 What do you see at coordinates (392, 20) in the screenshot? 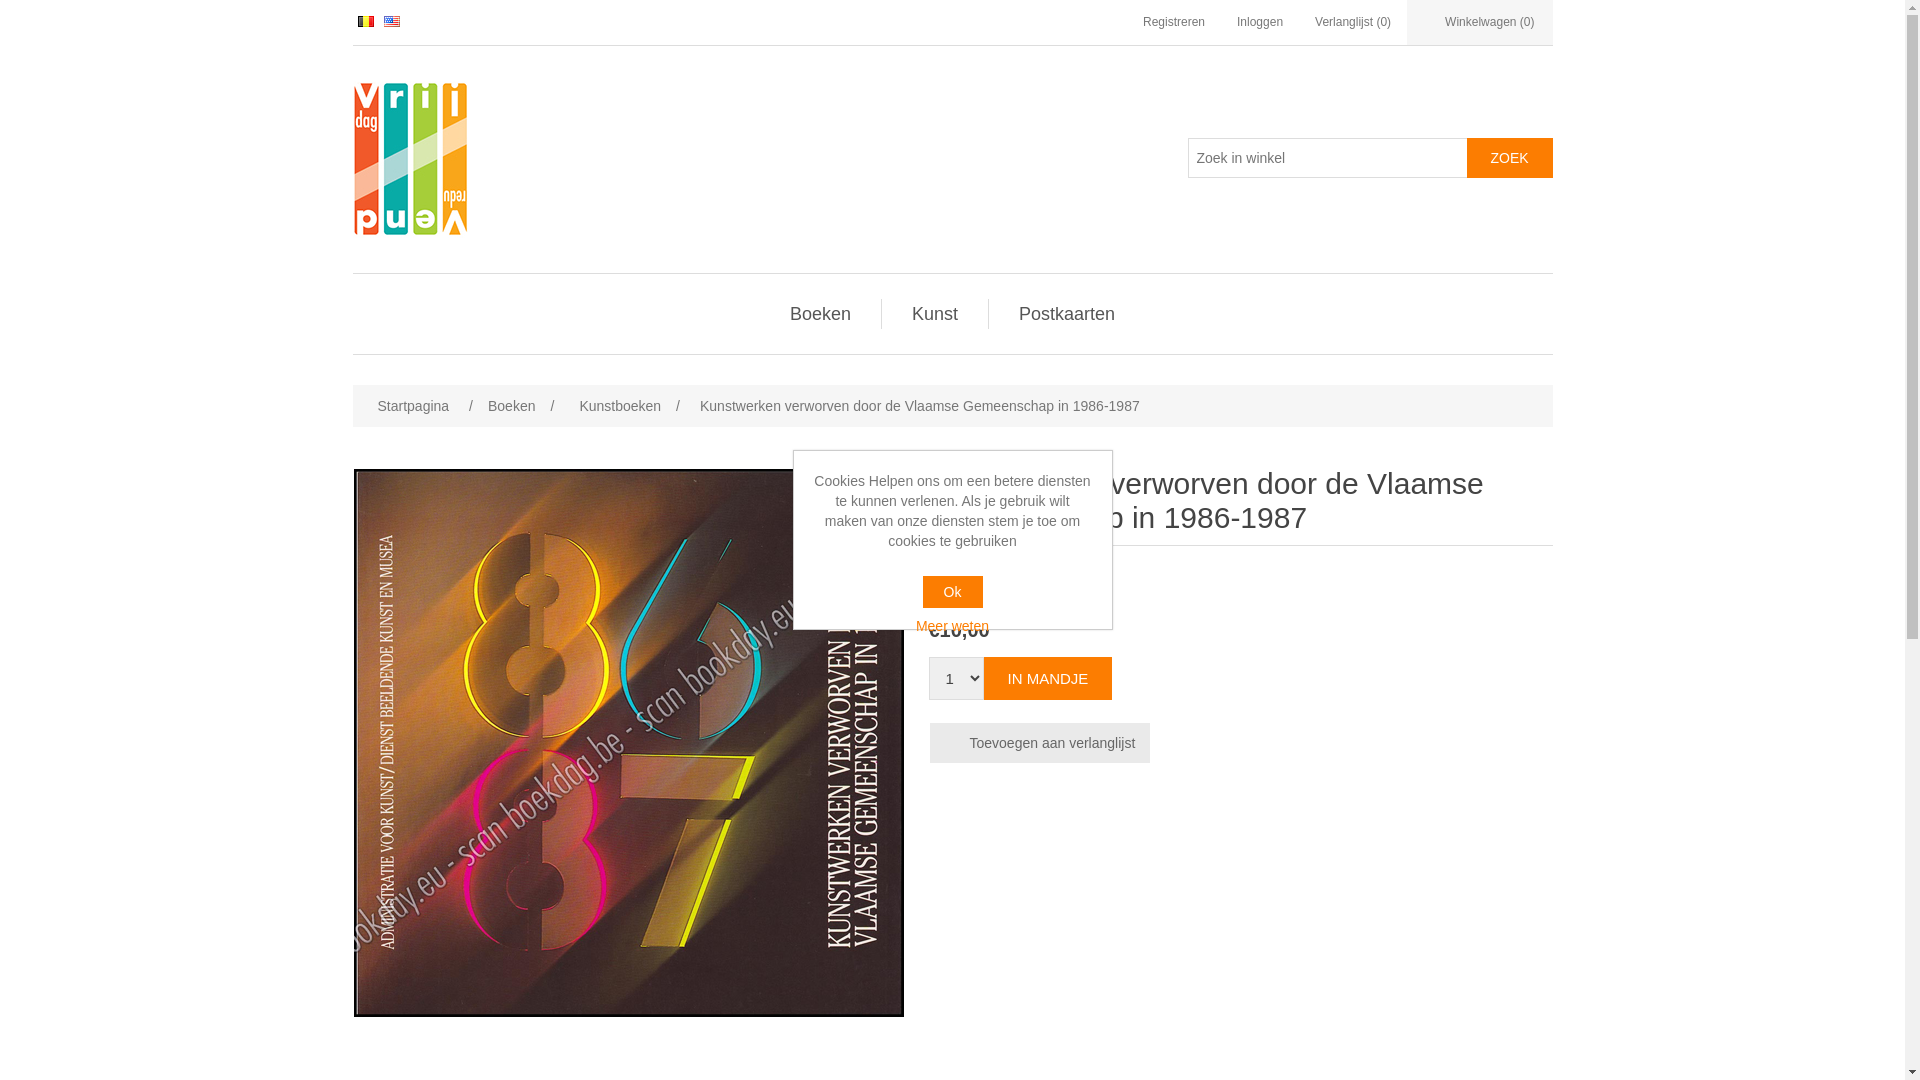
I see `'English'` at bounding box center [392, 20].